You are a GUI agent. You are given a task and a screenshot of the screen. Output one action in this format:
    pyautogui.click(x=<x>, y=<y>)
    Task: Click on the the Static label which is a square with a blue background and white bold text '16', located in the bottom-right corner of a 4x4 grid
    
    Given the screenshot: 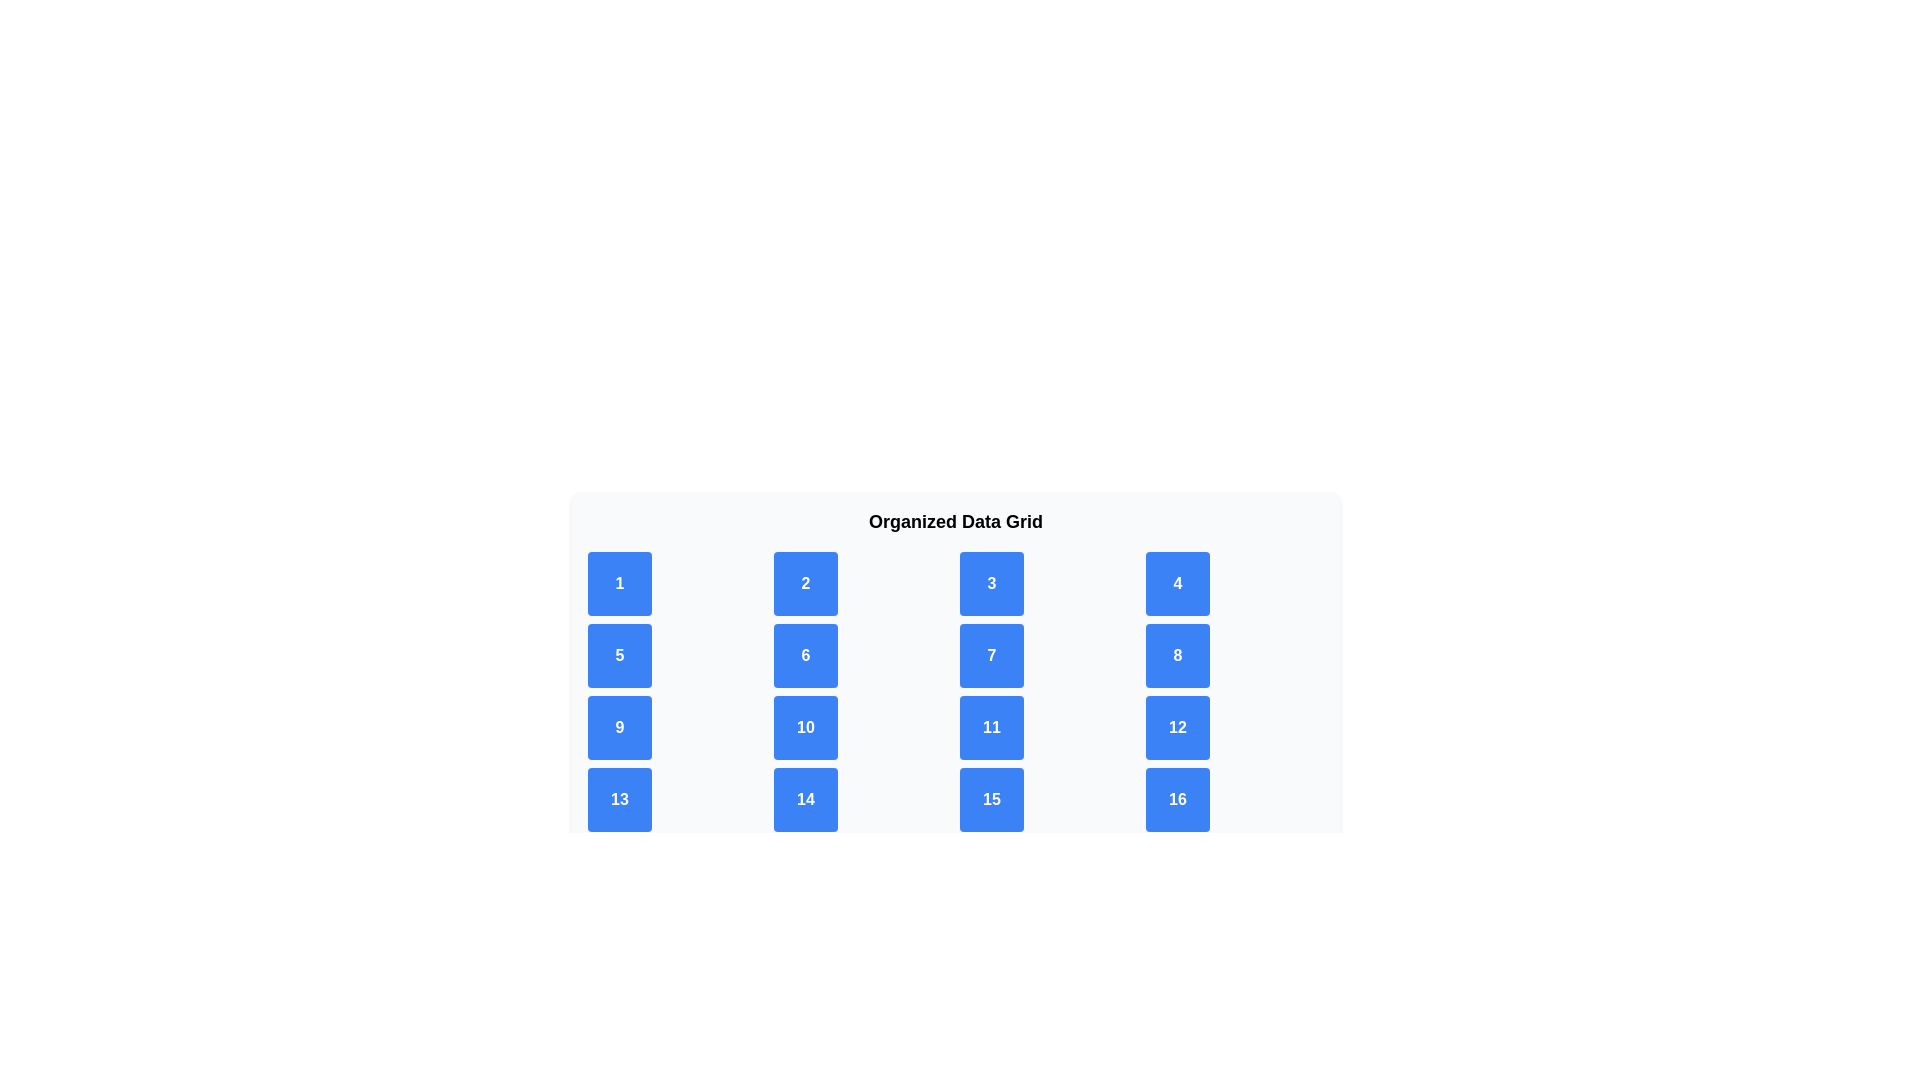 What is the action you would take?
    pyautogui.click(x=1177, y=798)
    